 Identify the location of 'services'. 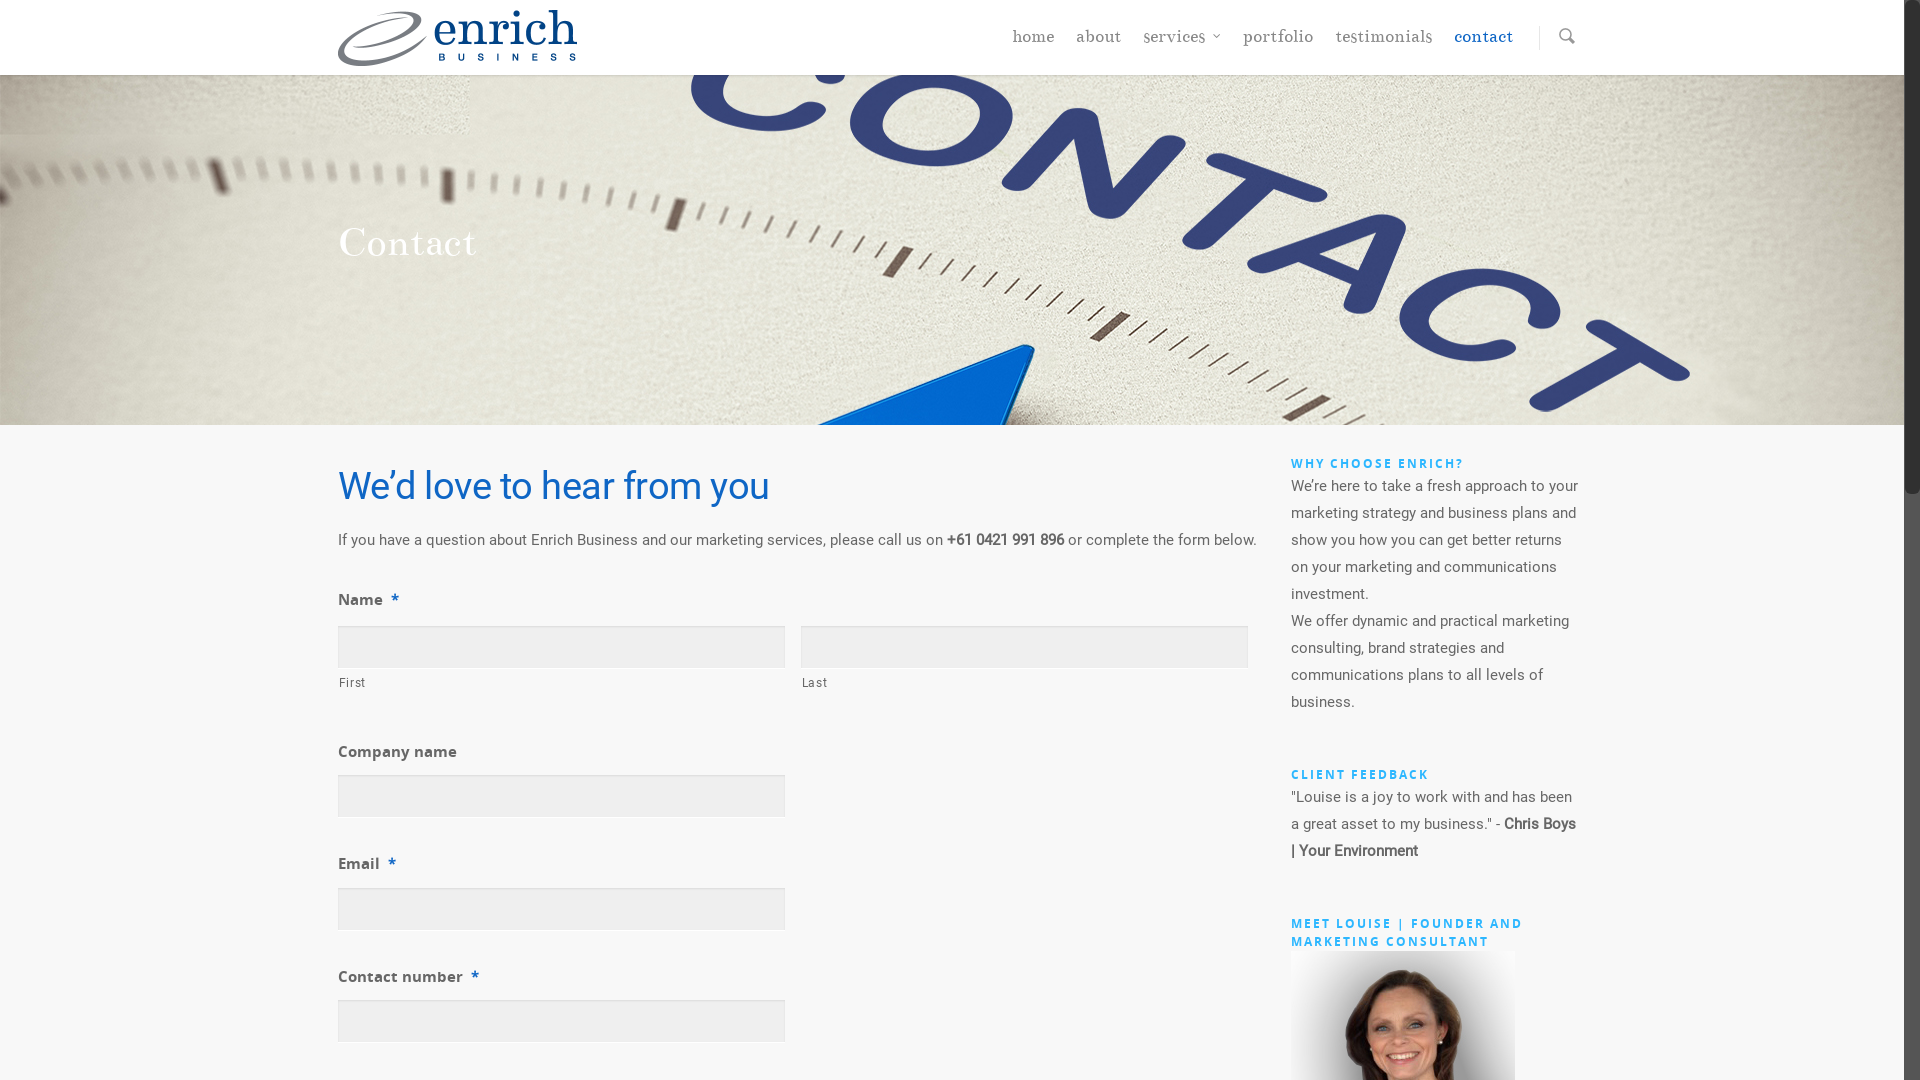
(1132, 42).